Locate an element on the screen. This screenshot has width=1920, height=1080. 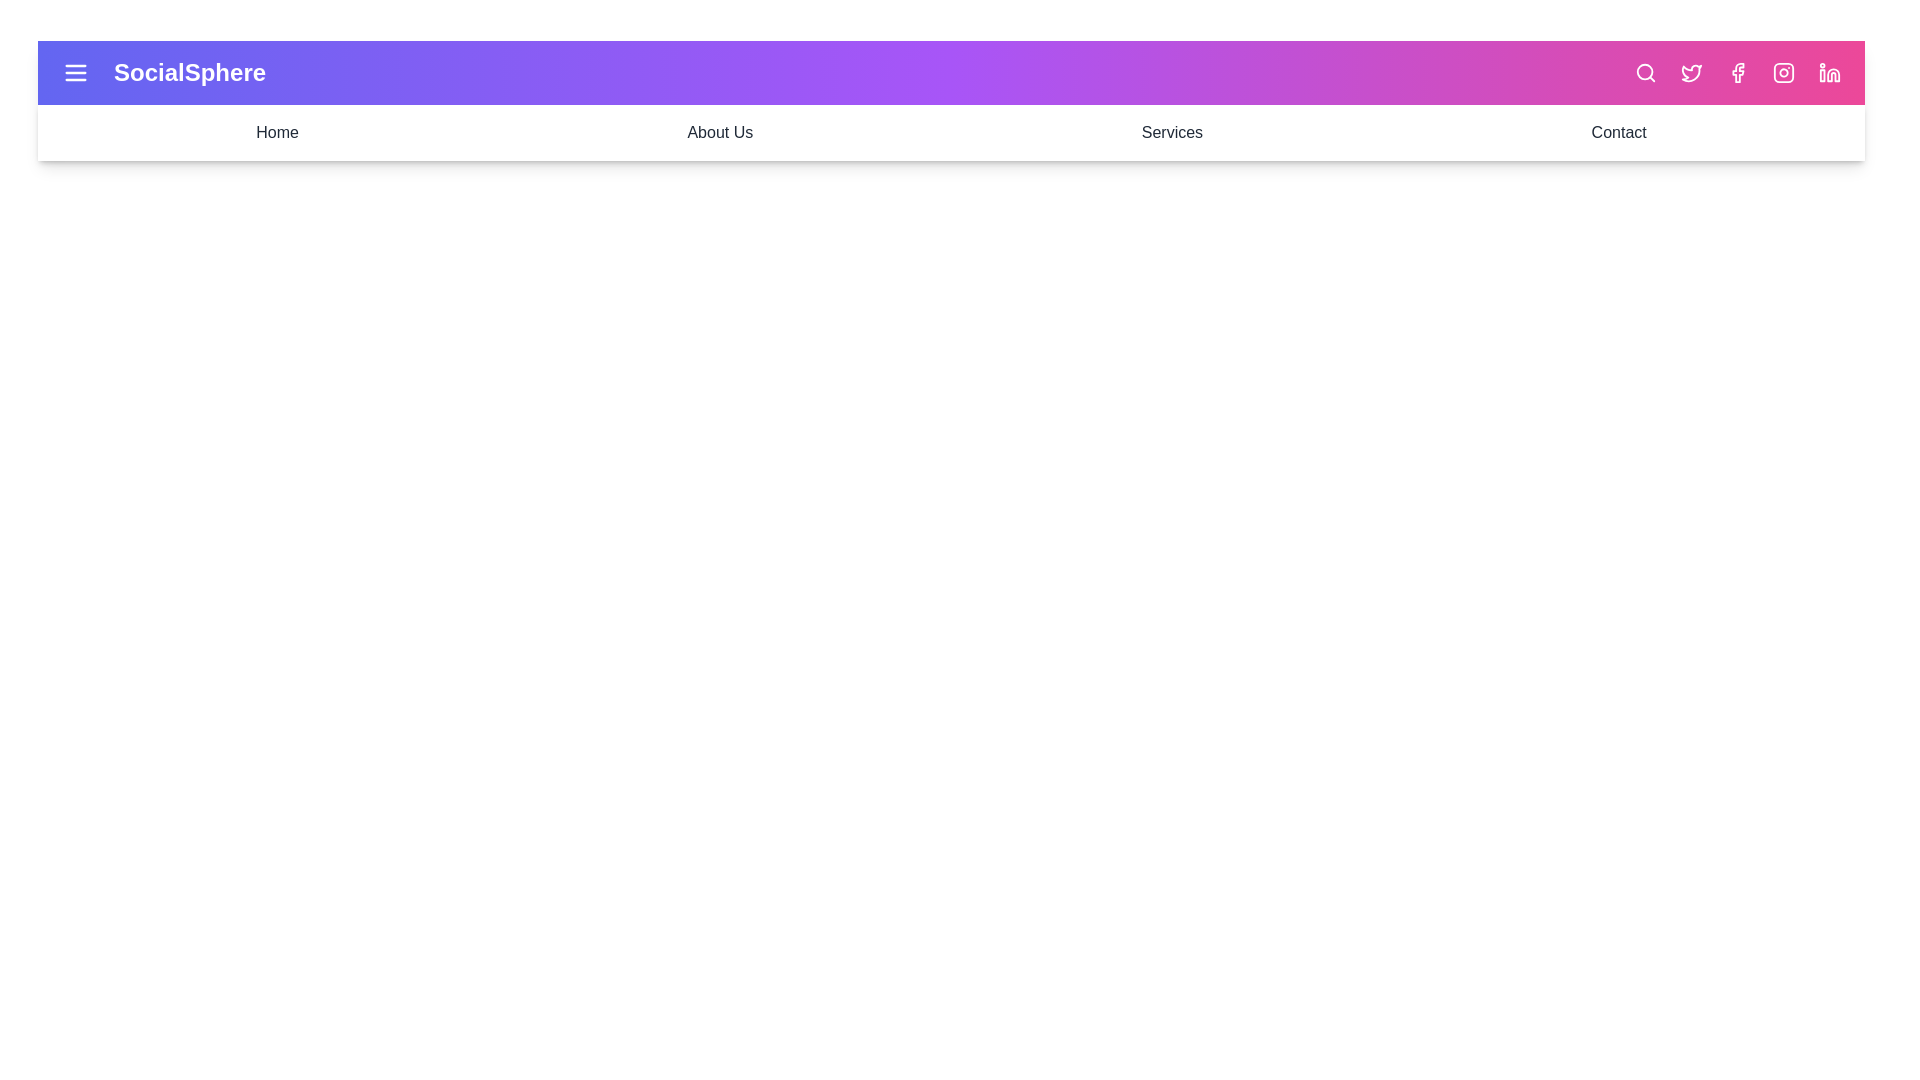
the LinkedIn icon to open its respective link is located at coordinates (1829, 72).